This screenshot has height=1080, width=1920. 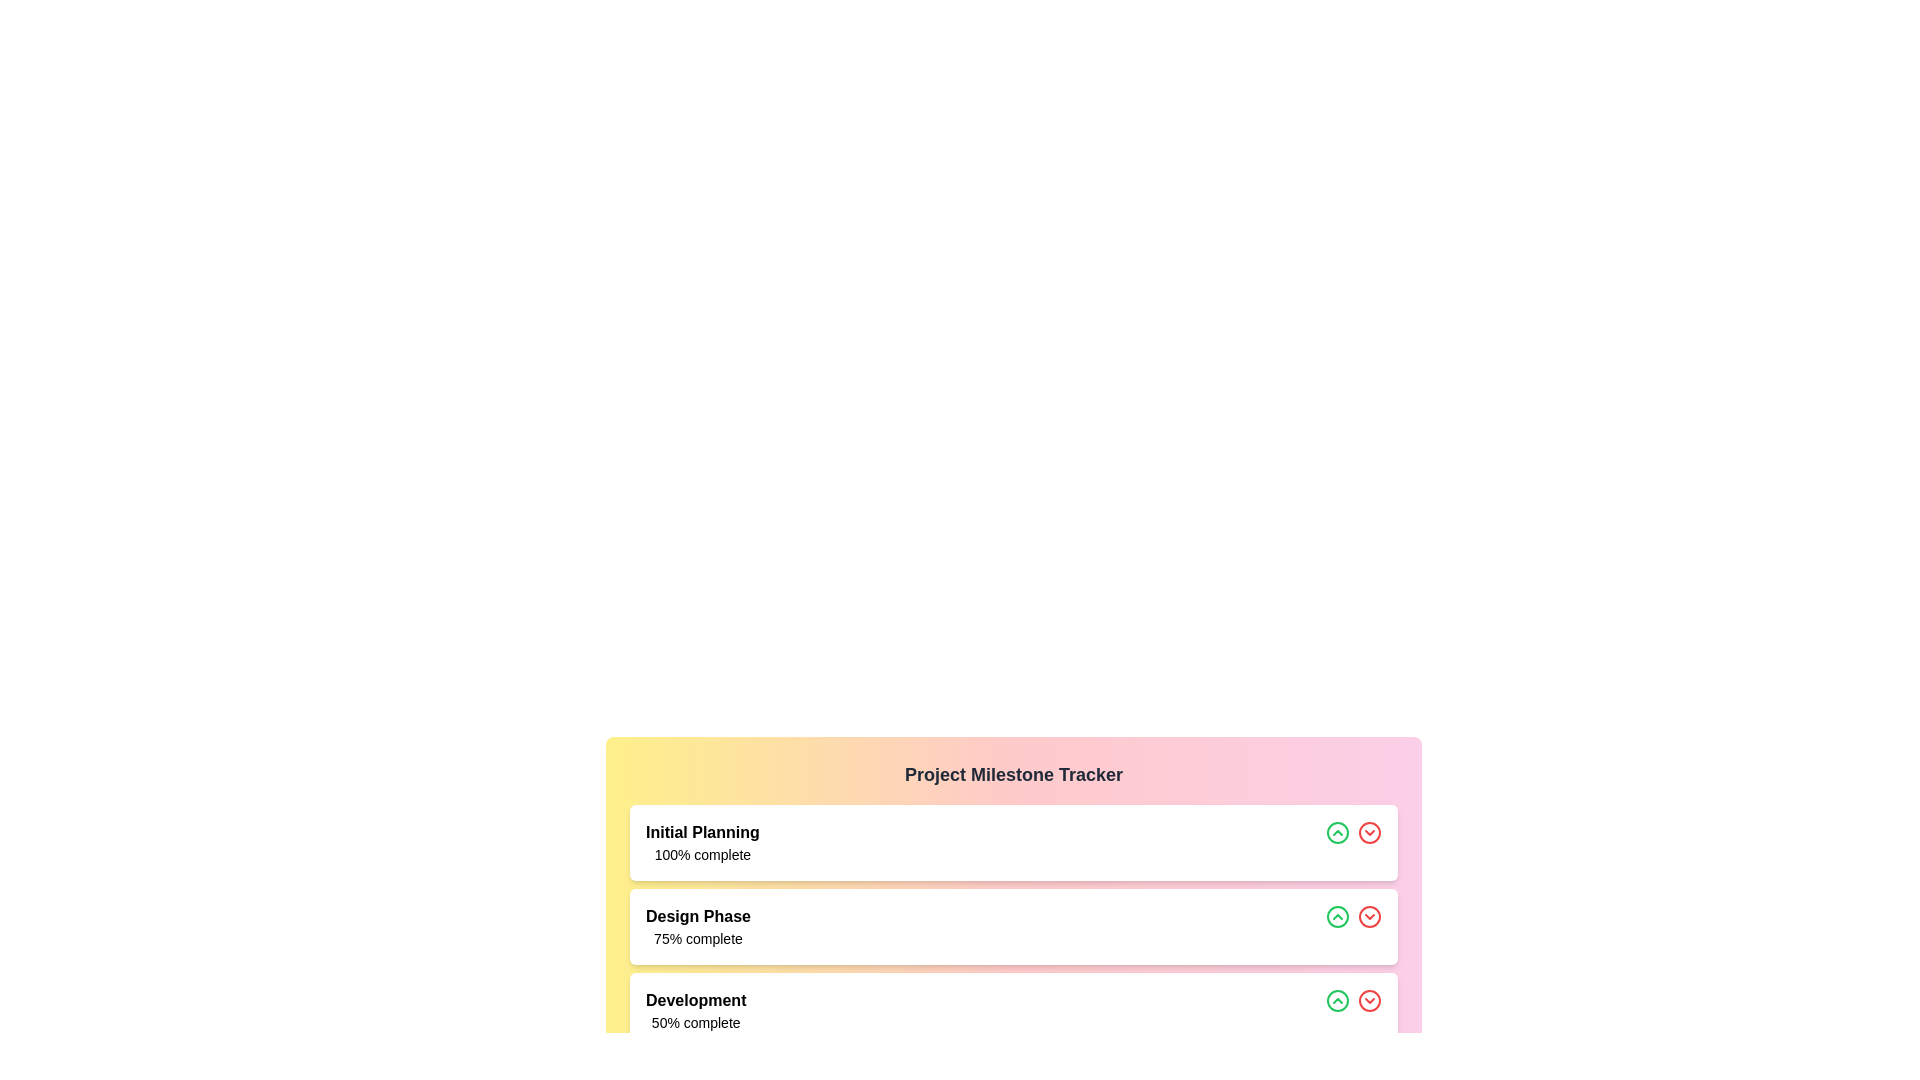 What do you see at coordinates (1353, 1010) in the screenshot?
I see `the upward chevron button located at the far right of the 'Development 50% complete' section` at bounding box center [1353, 1010].